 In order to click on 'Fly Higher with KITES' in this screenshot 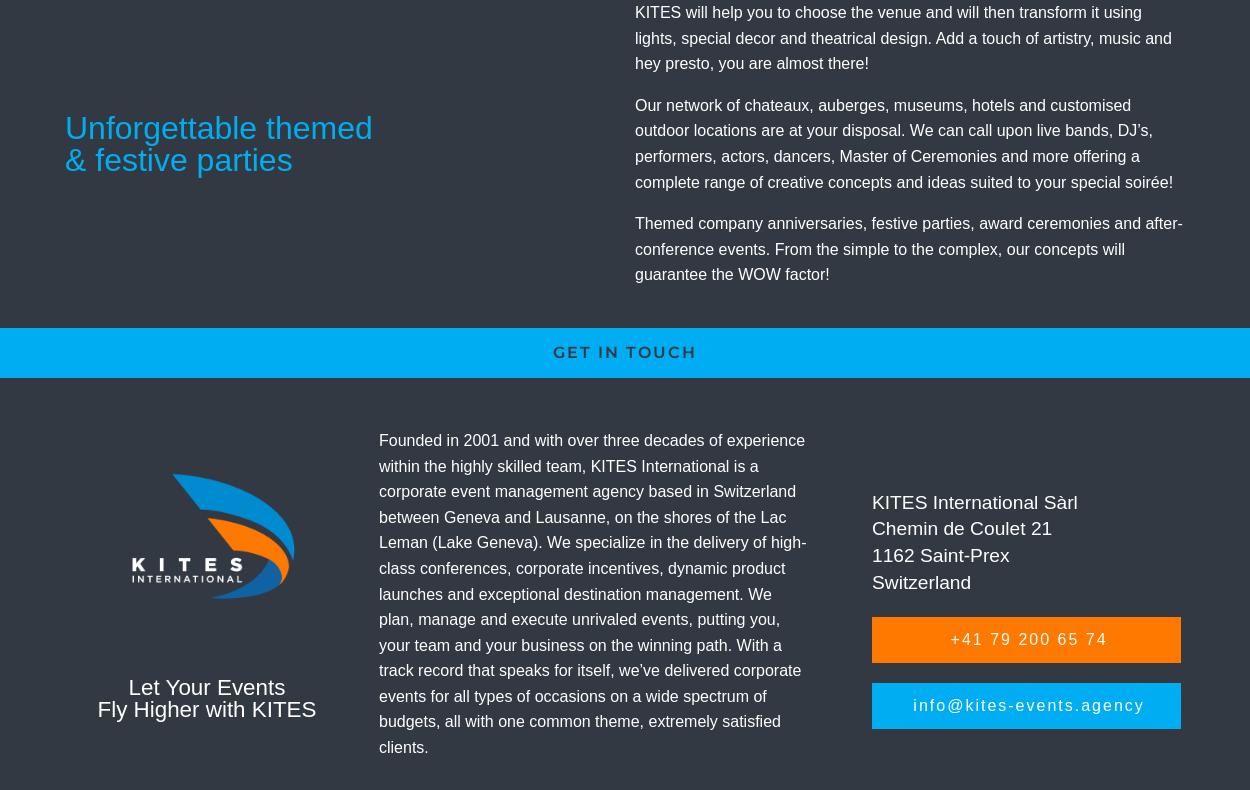, I will do `click(96, 708)`.